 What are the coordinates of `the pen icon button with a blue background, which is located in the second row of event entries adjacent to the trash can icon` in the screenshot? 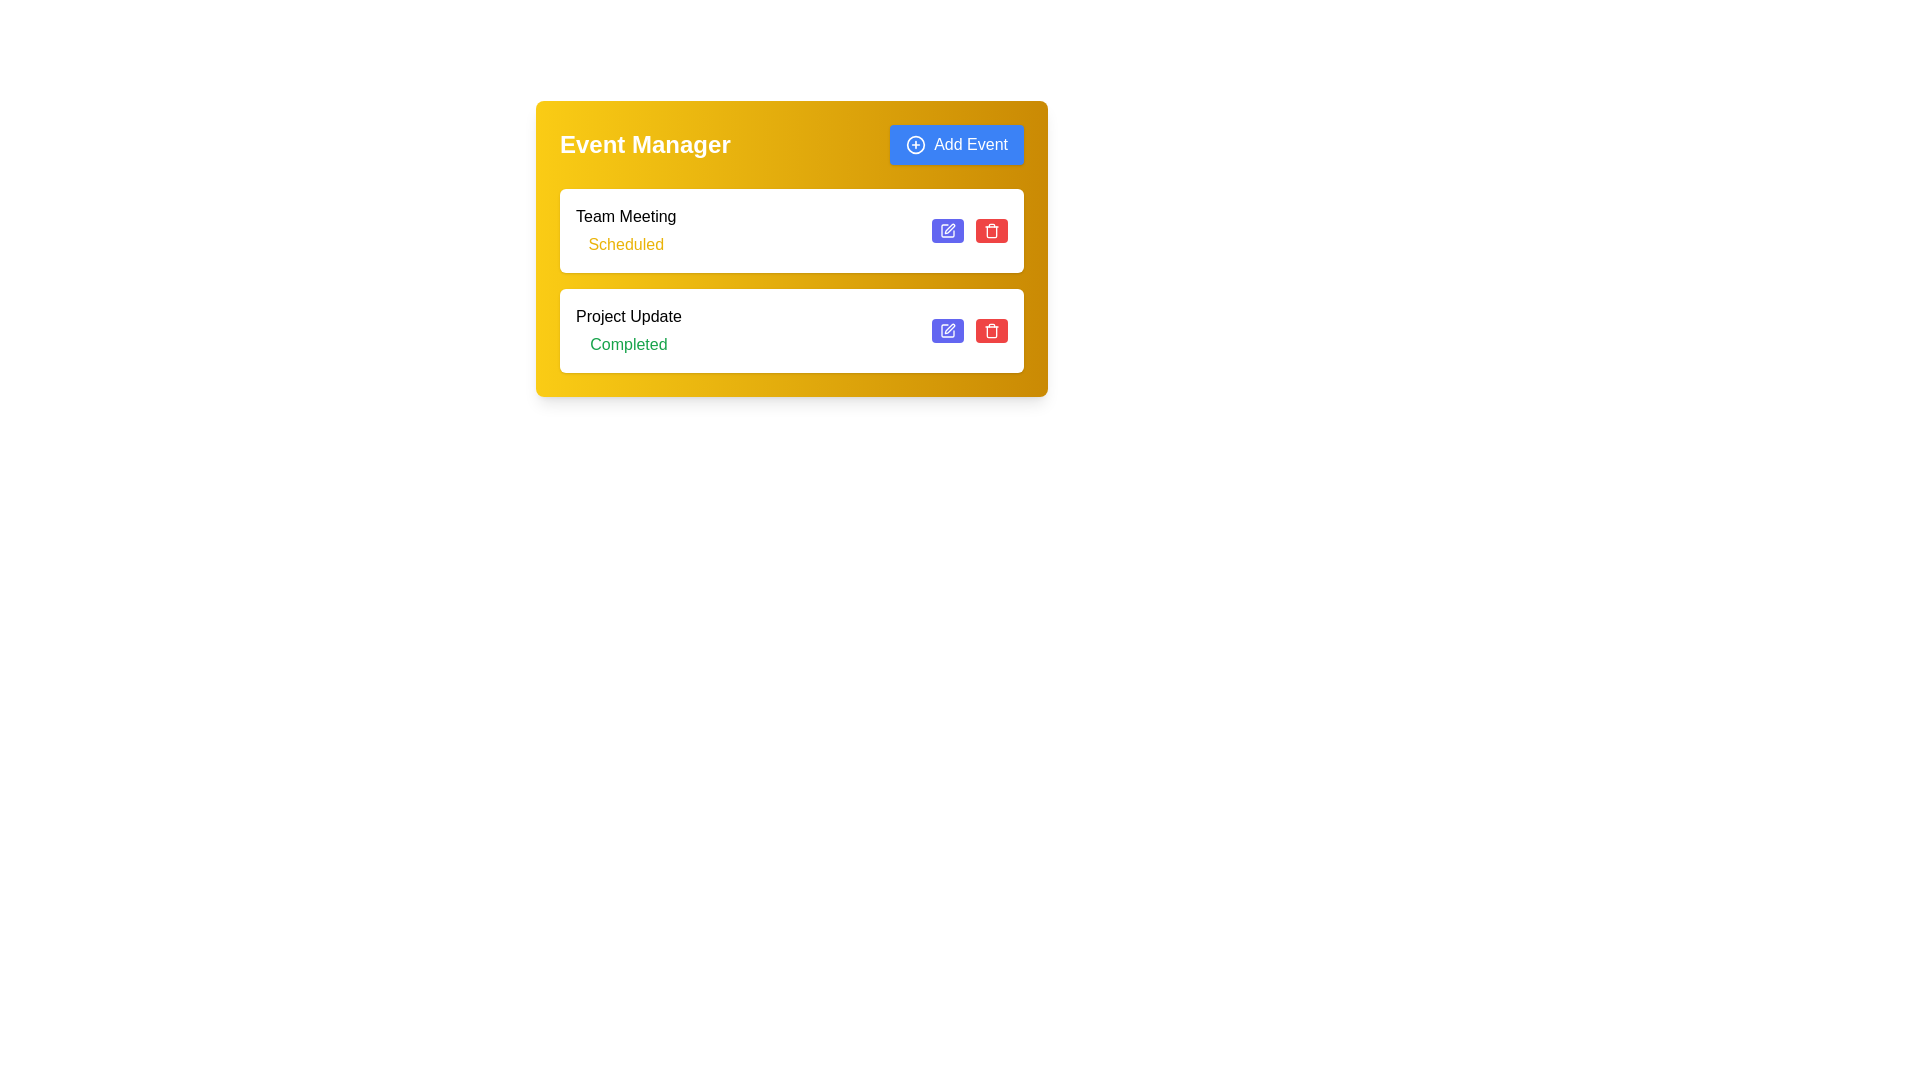 It's located at (949, 327).